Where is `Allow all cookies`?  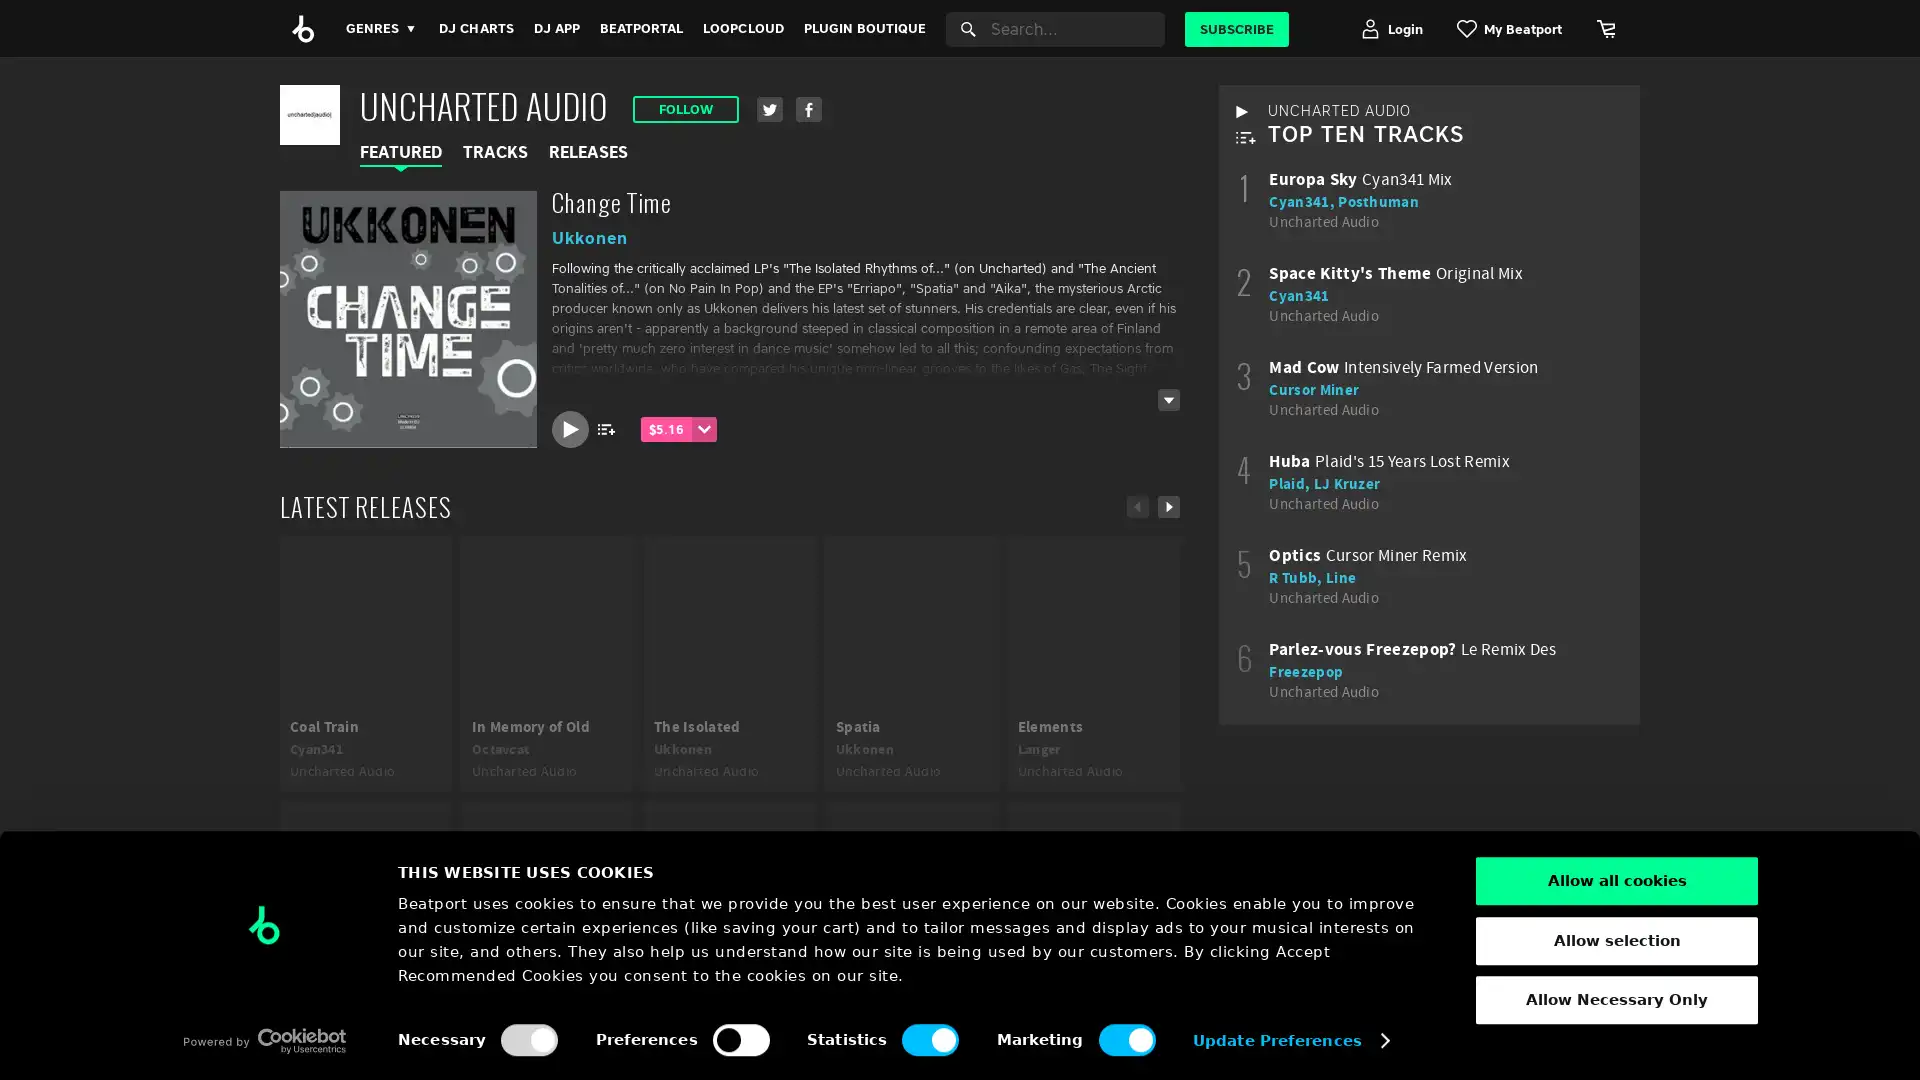 Allow all cookies is located at coordinates (1617, 879).